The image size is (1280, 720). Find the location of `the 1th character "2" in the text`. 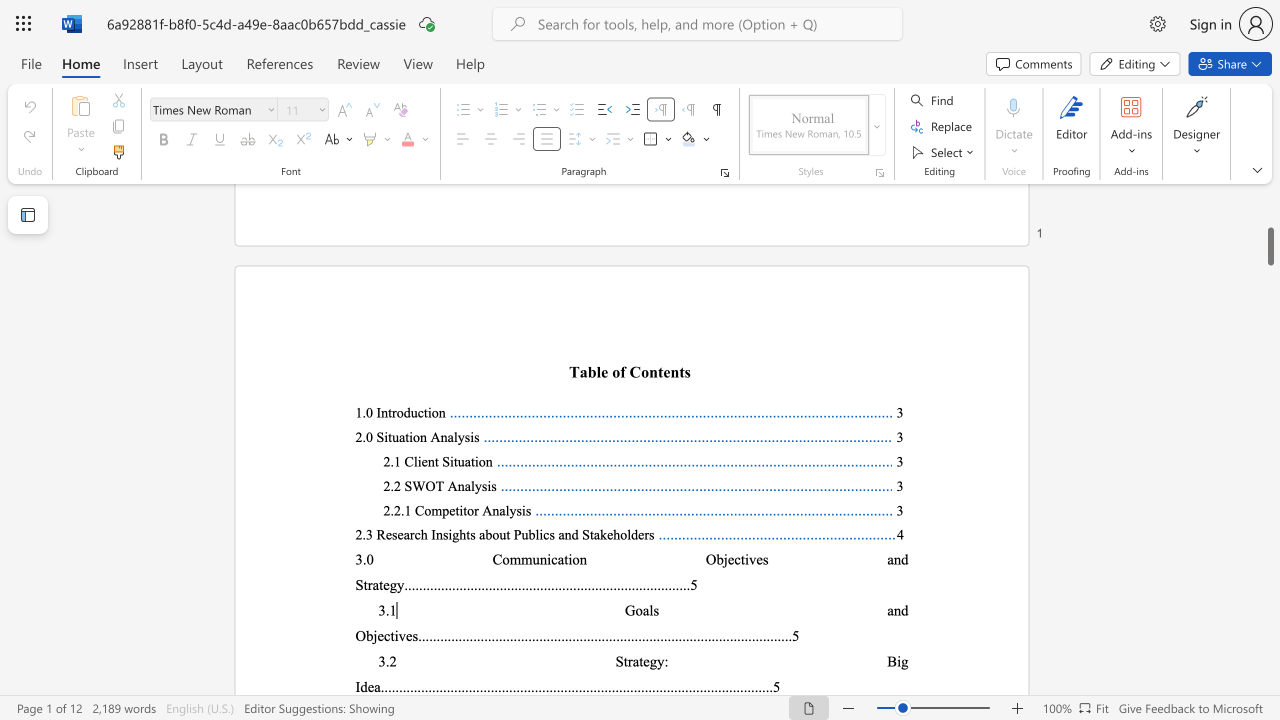

the 1th character "2" in the text is located at coordinates (393, 661).